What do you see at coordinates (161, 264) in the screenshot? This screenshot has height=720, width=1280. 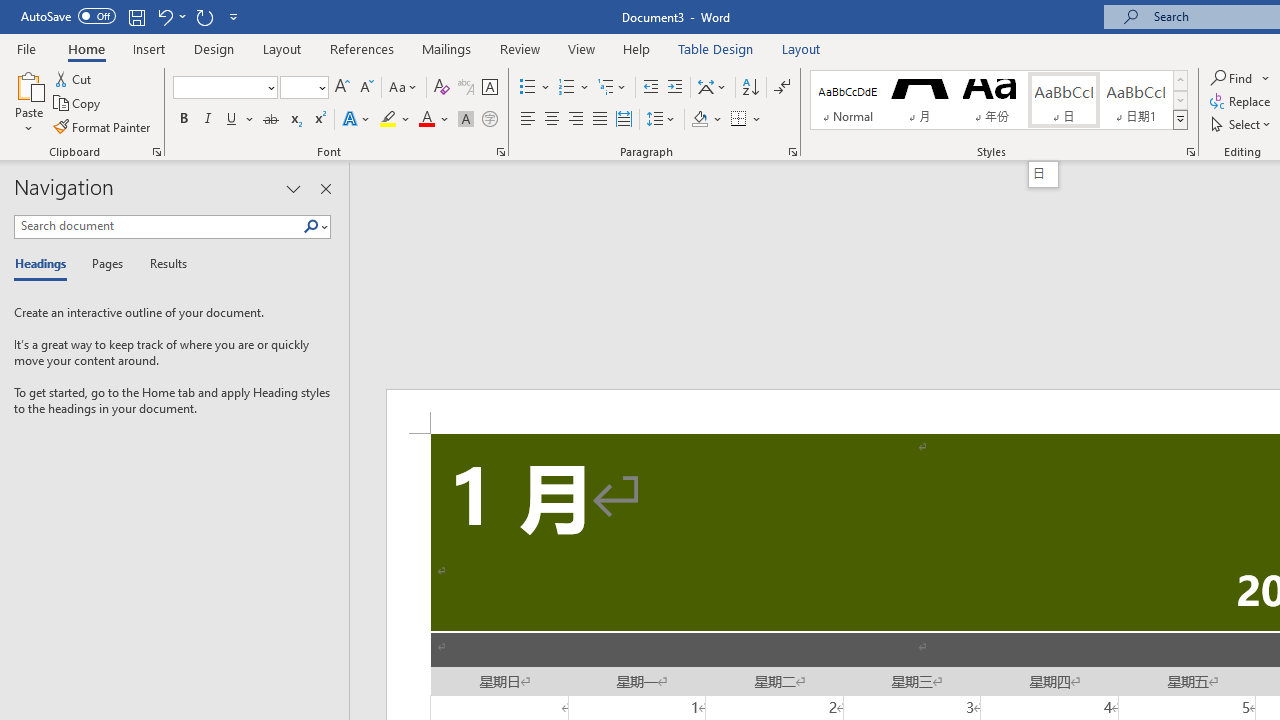 I see `'Results'` at bounding box center [161, 264].